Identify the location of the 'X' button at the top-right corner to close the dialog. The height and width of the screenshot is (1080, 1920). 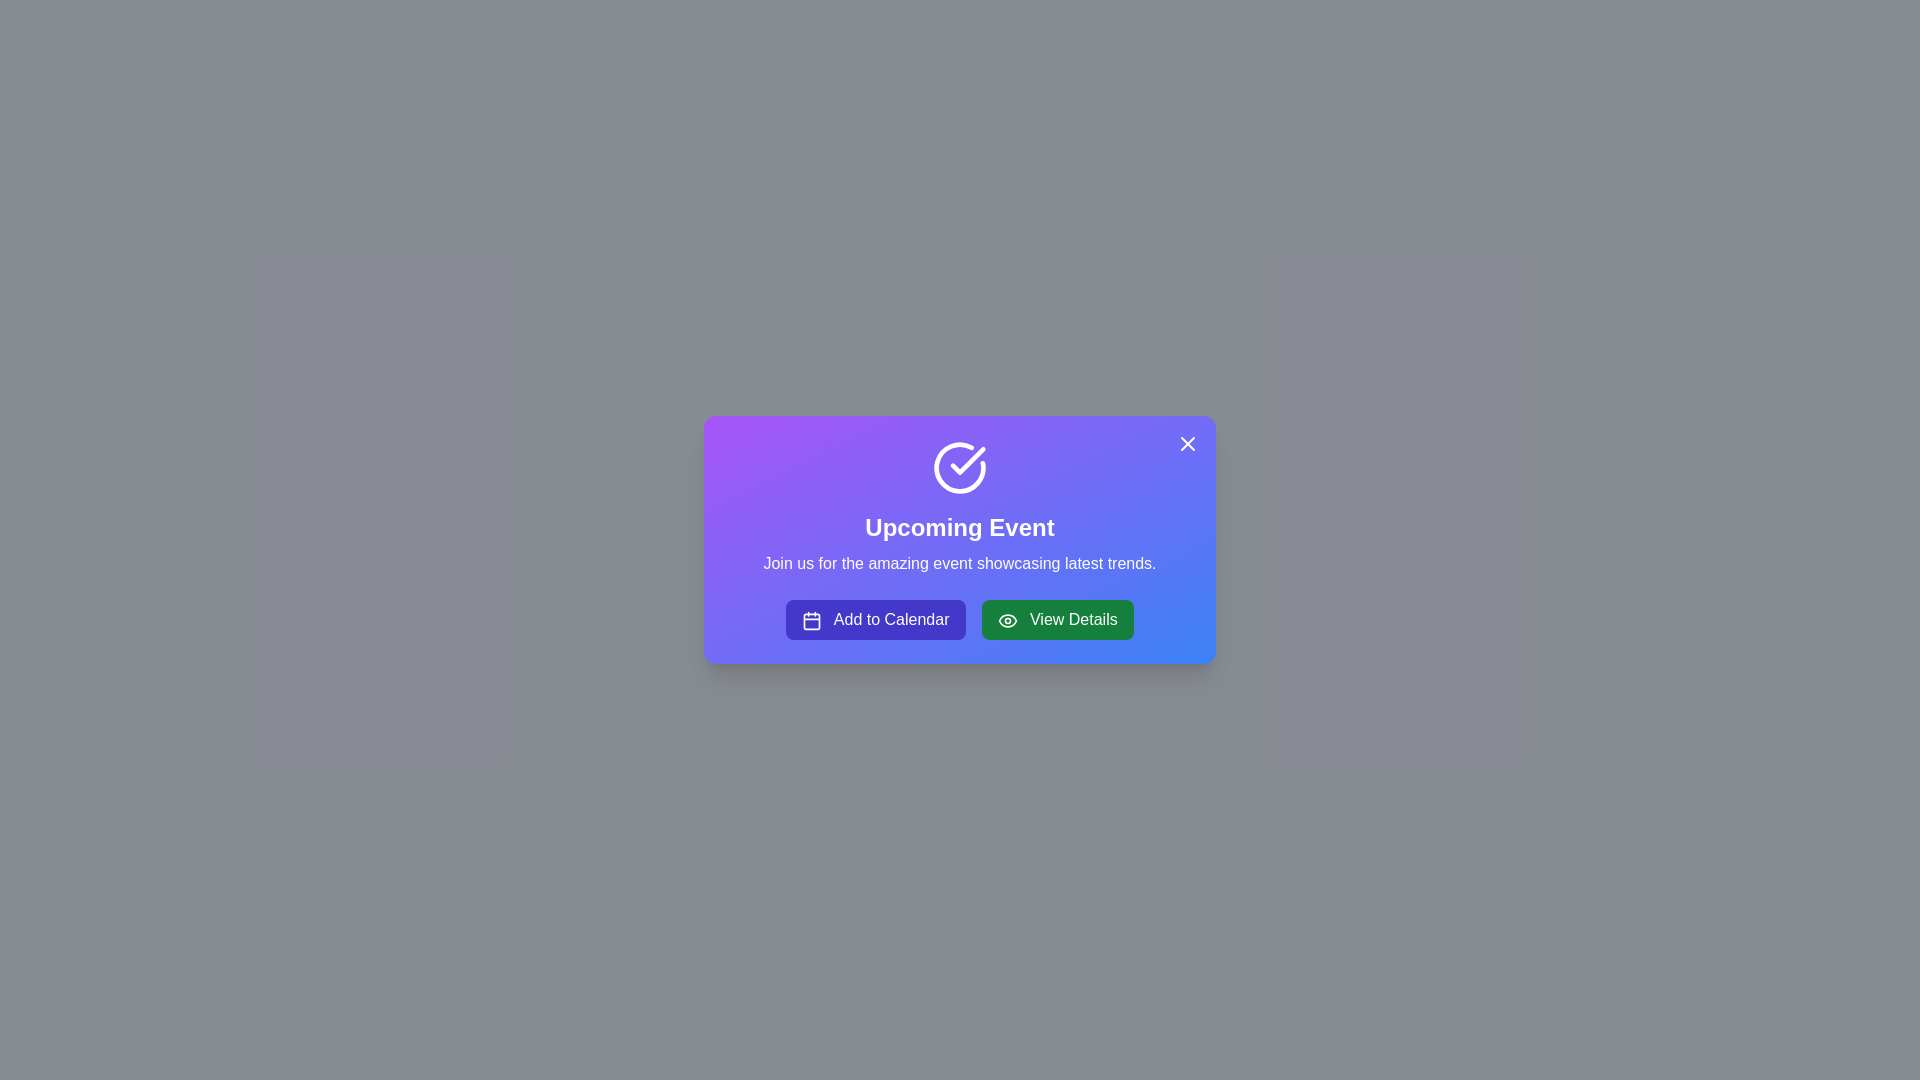
(1188, 442).